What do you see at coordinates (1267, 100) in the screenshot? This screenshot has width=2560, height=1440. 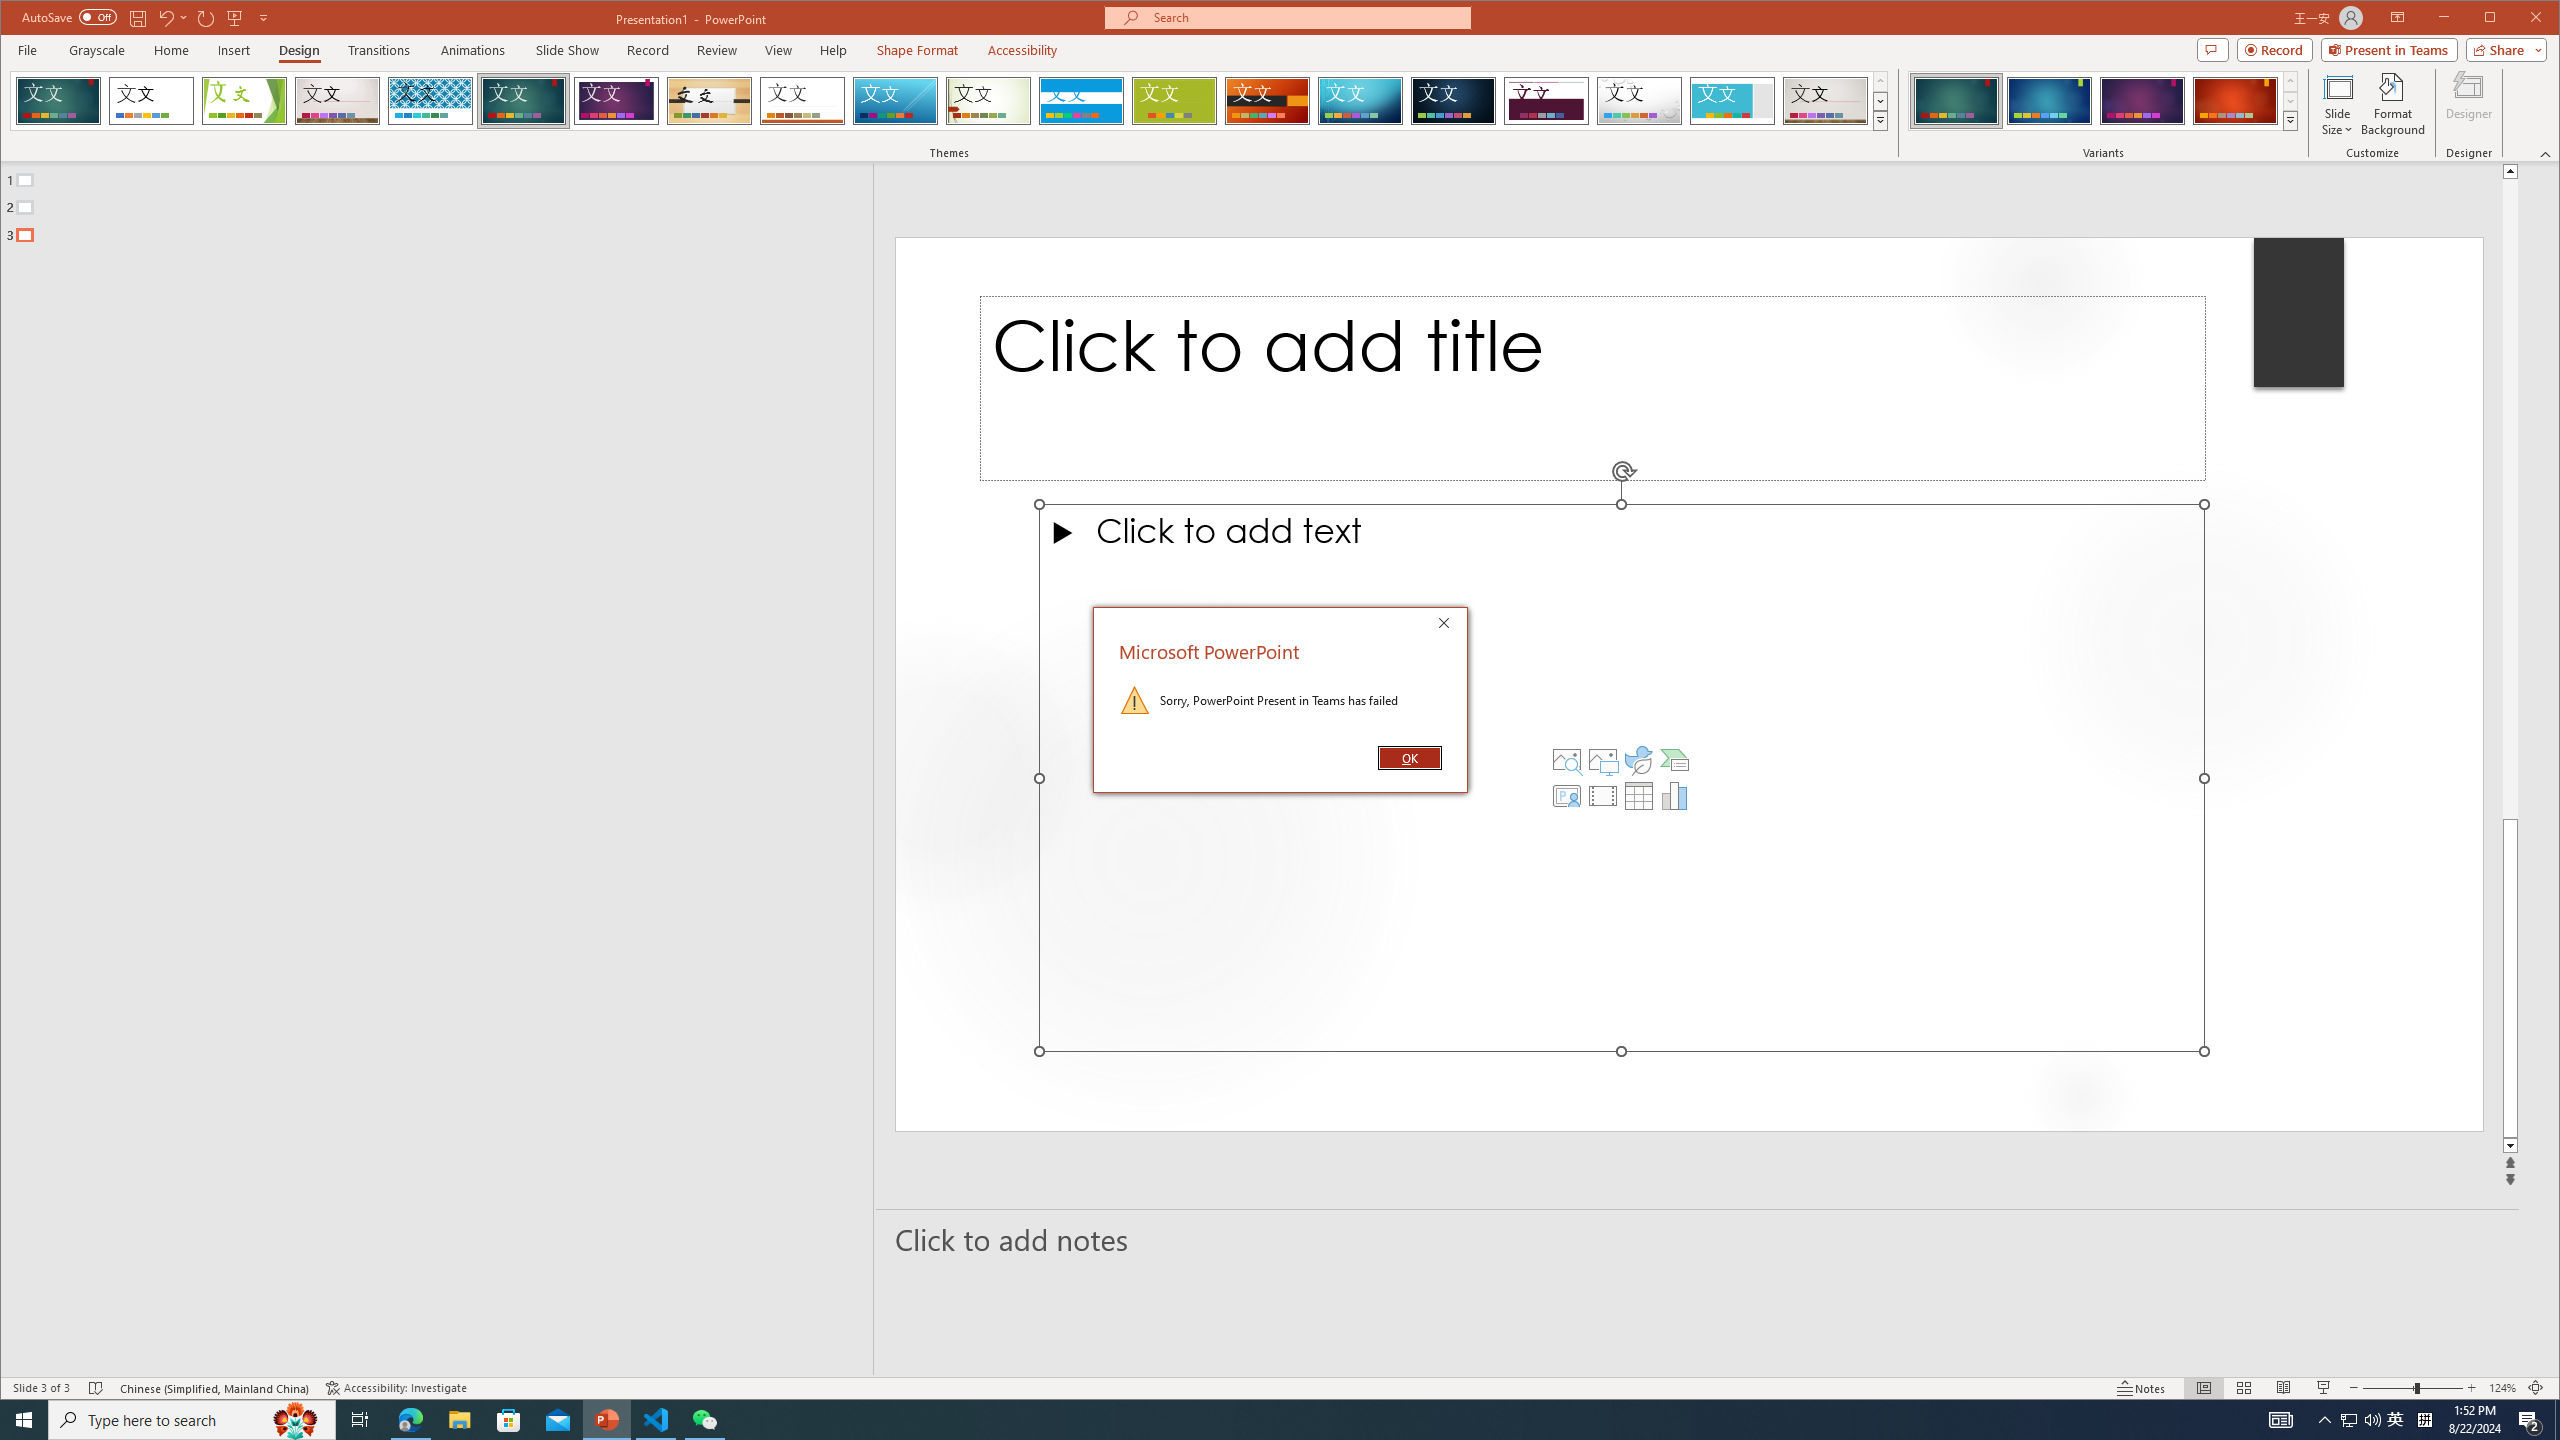 I see `'Berlin'` at bounding box center [1267, 100].